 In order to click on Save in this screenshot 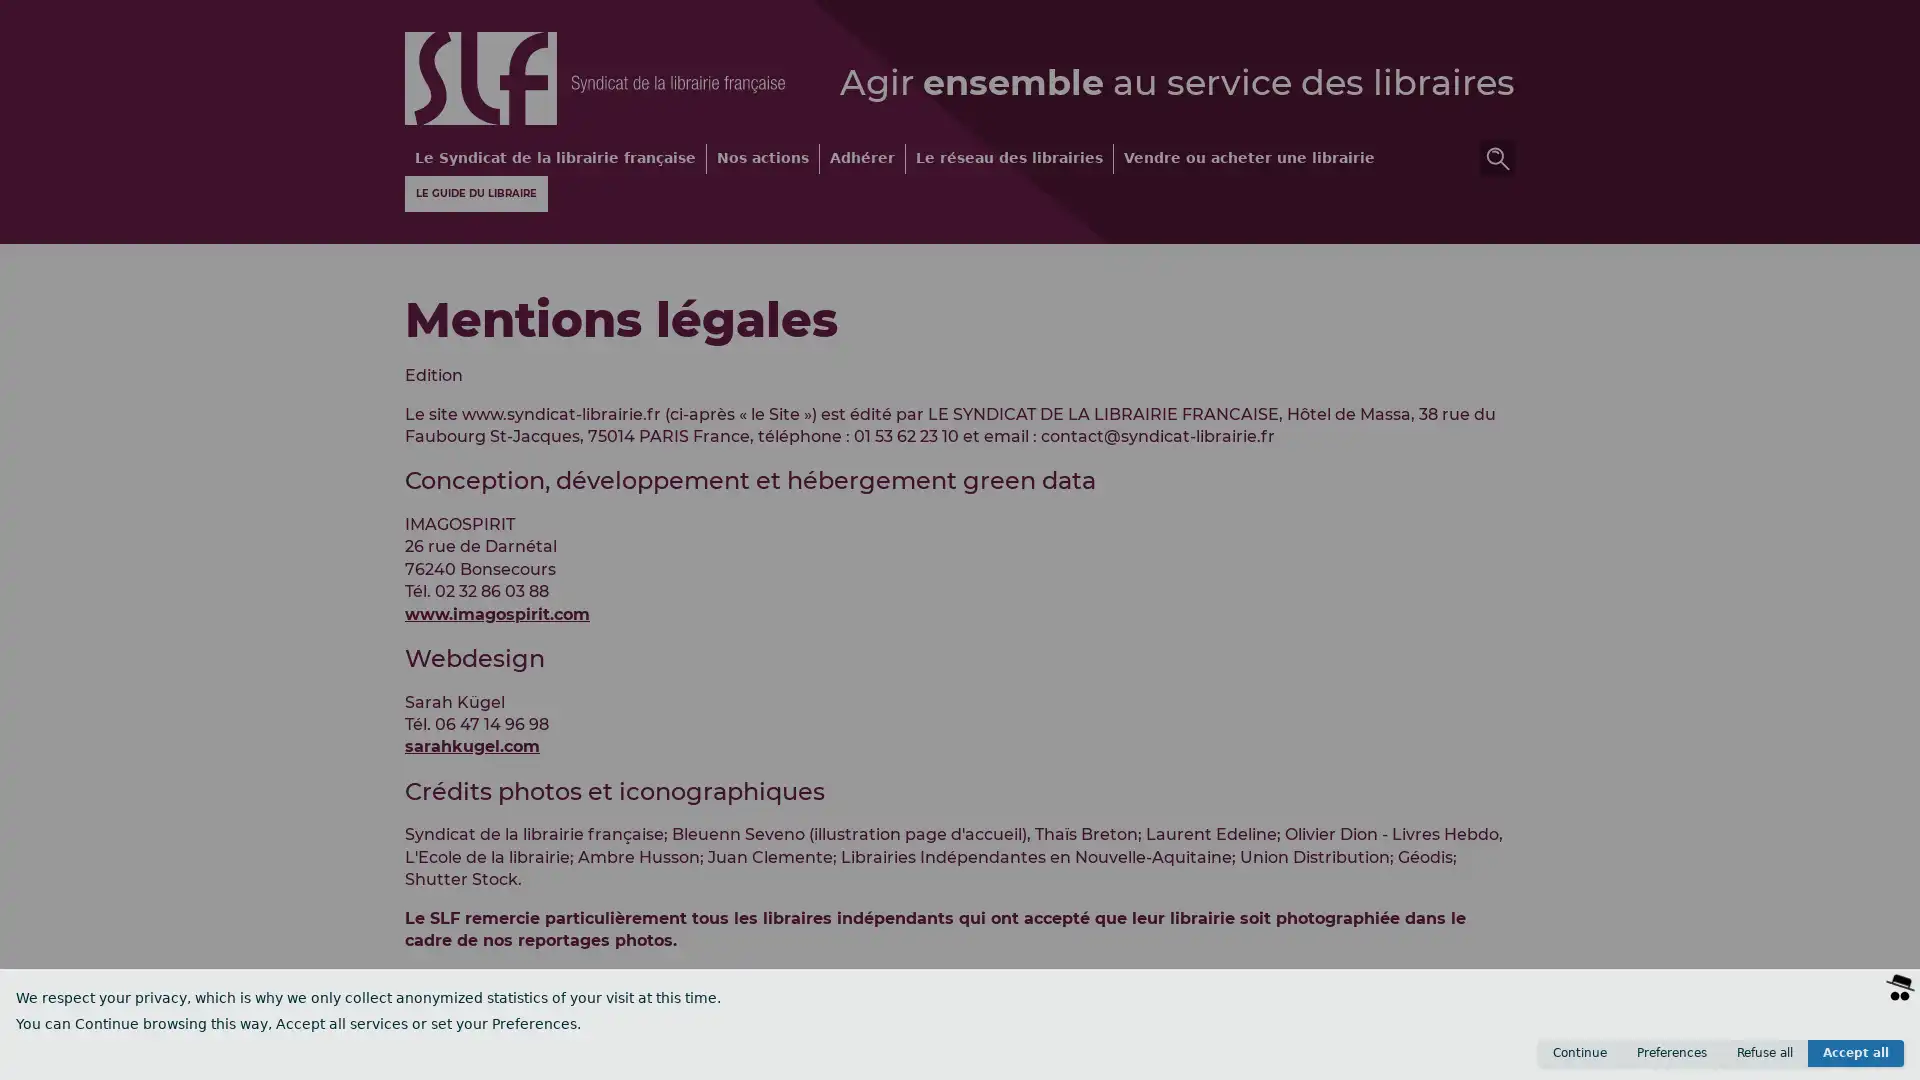, I will do `click(1871, 1059)`.